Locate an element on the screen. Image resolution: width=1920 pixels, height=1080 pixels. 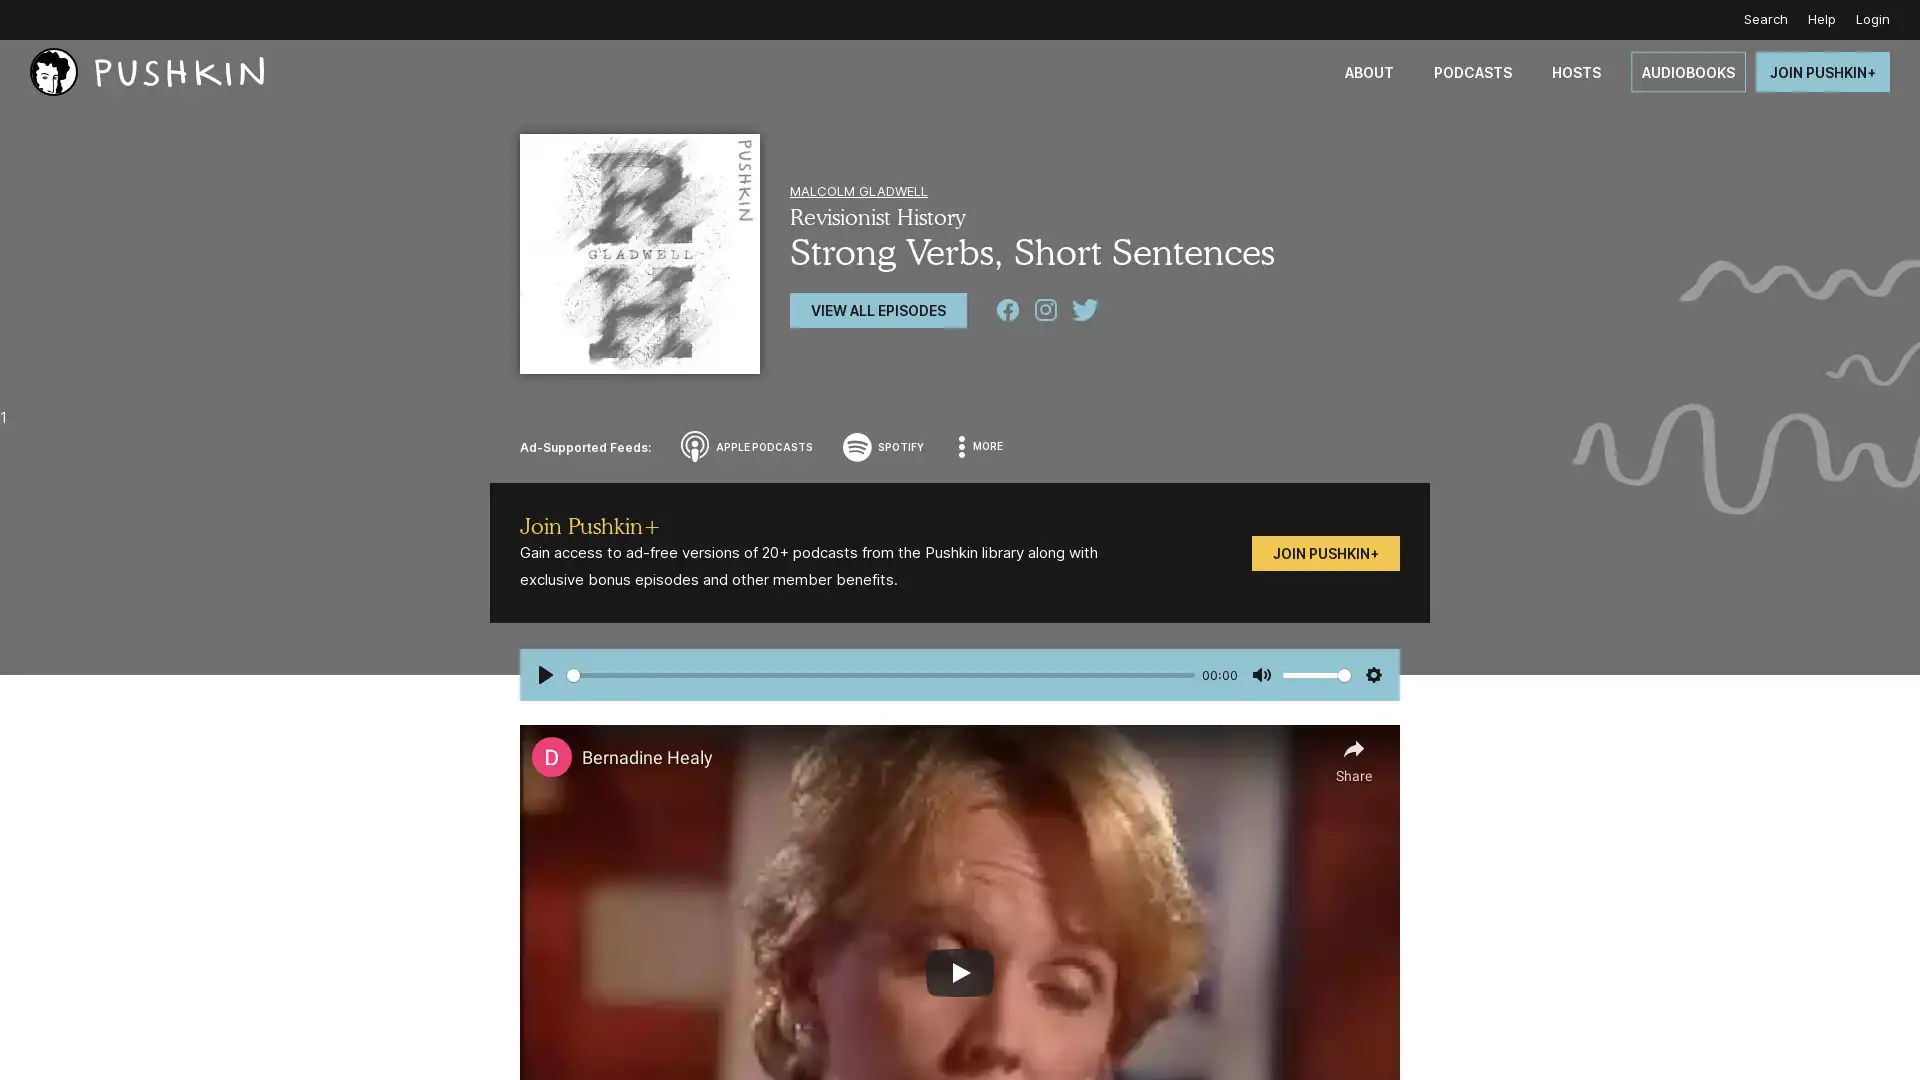
Play is located at coordinates (546, 675).